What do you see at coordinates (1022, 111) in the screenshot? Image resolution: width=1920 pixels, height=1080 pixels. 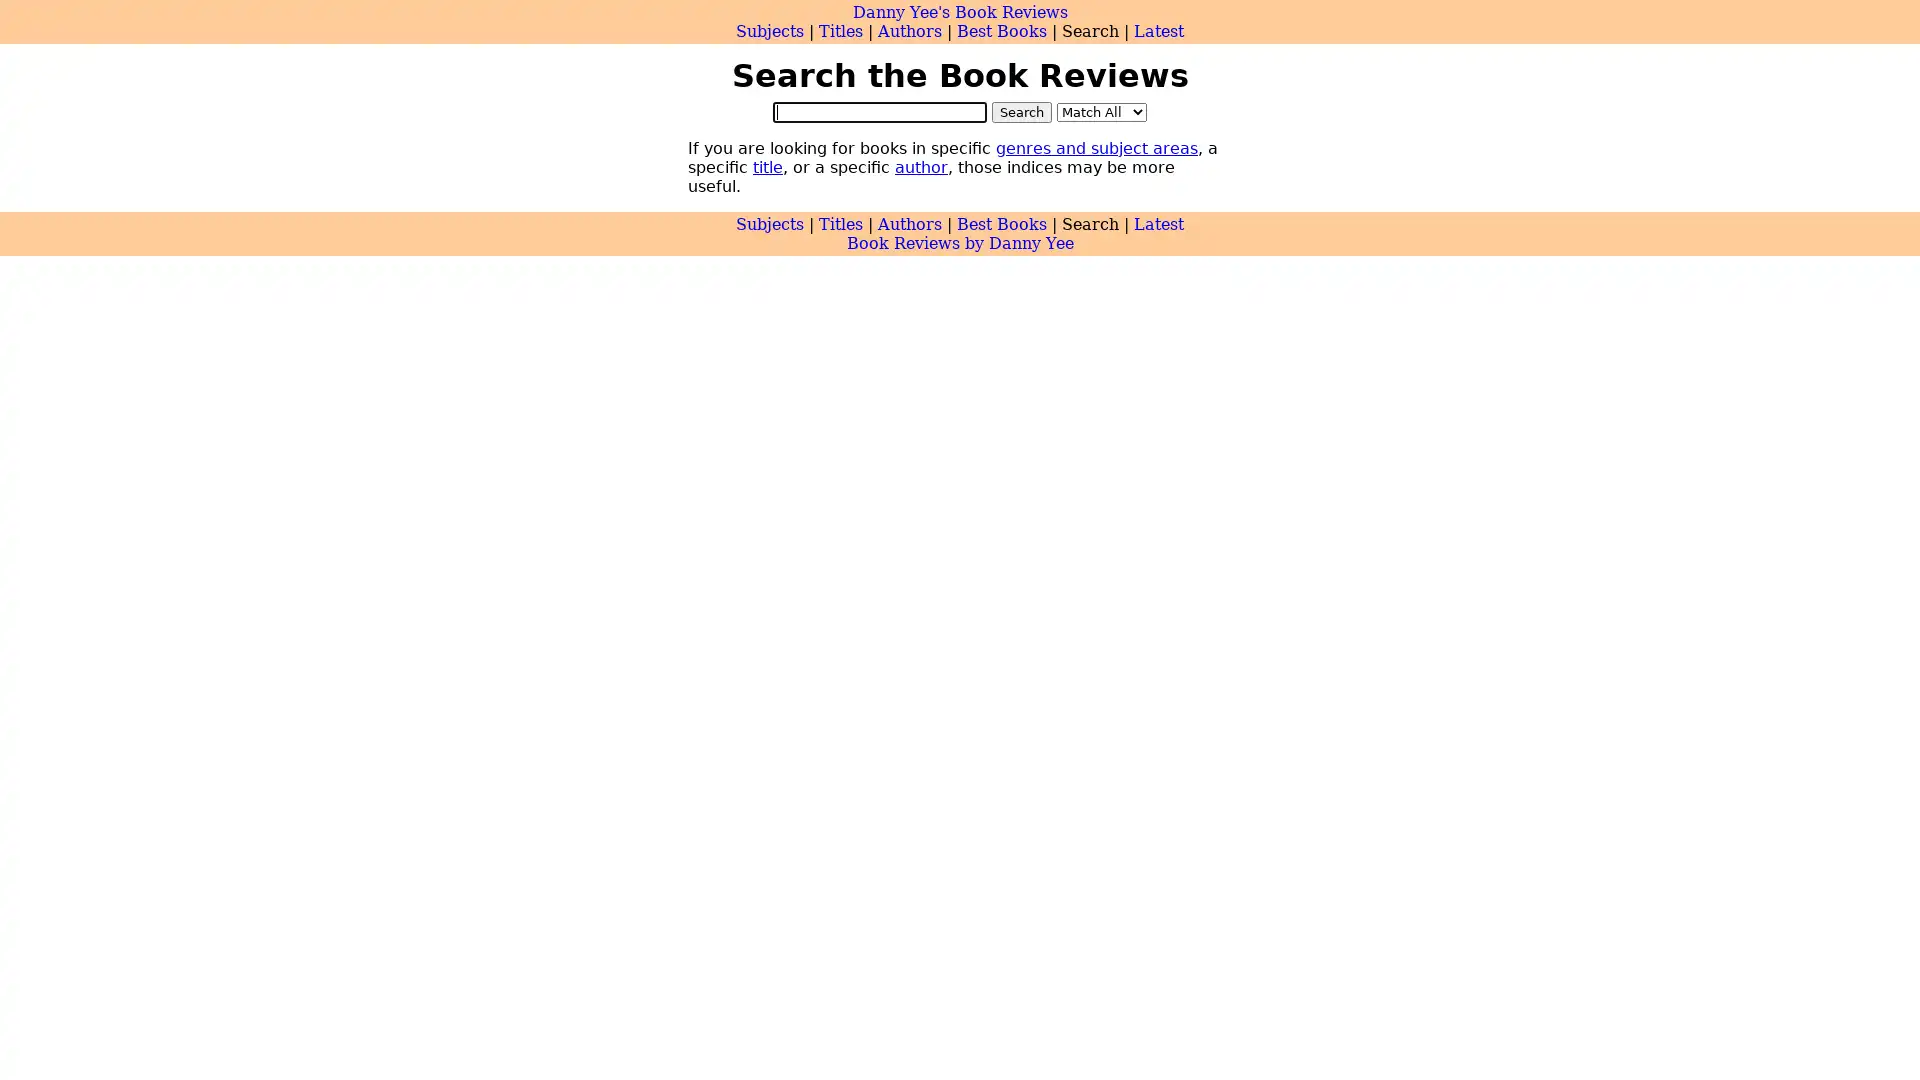 I see `Search` at bounding box center [1022, 111].